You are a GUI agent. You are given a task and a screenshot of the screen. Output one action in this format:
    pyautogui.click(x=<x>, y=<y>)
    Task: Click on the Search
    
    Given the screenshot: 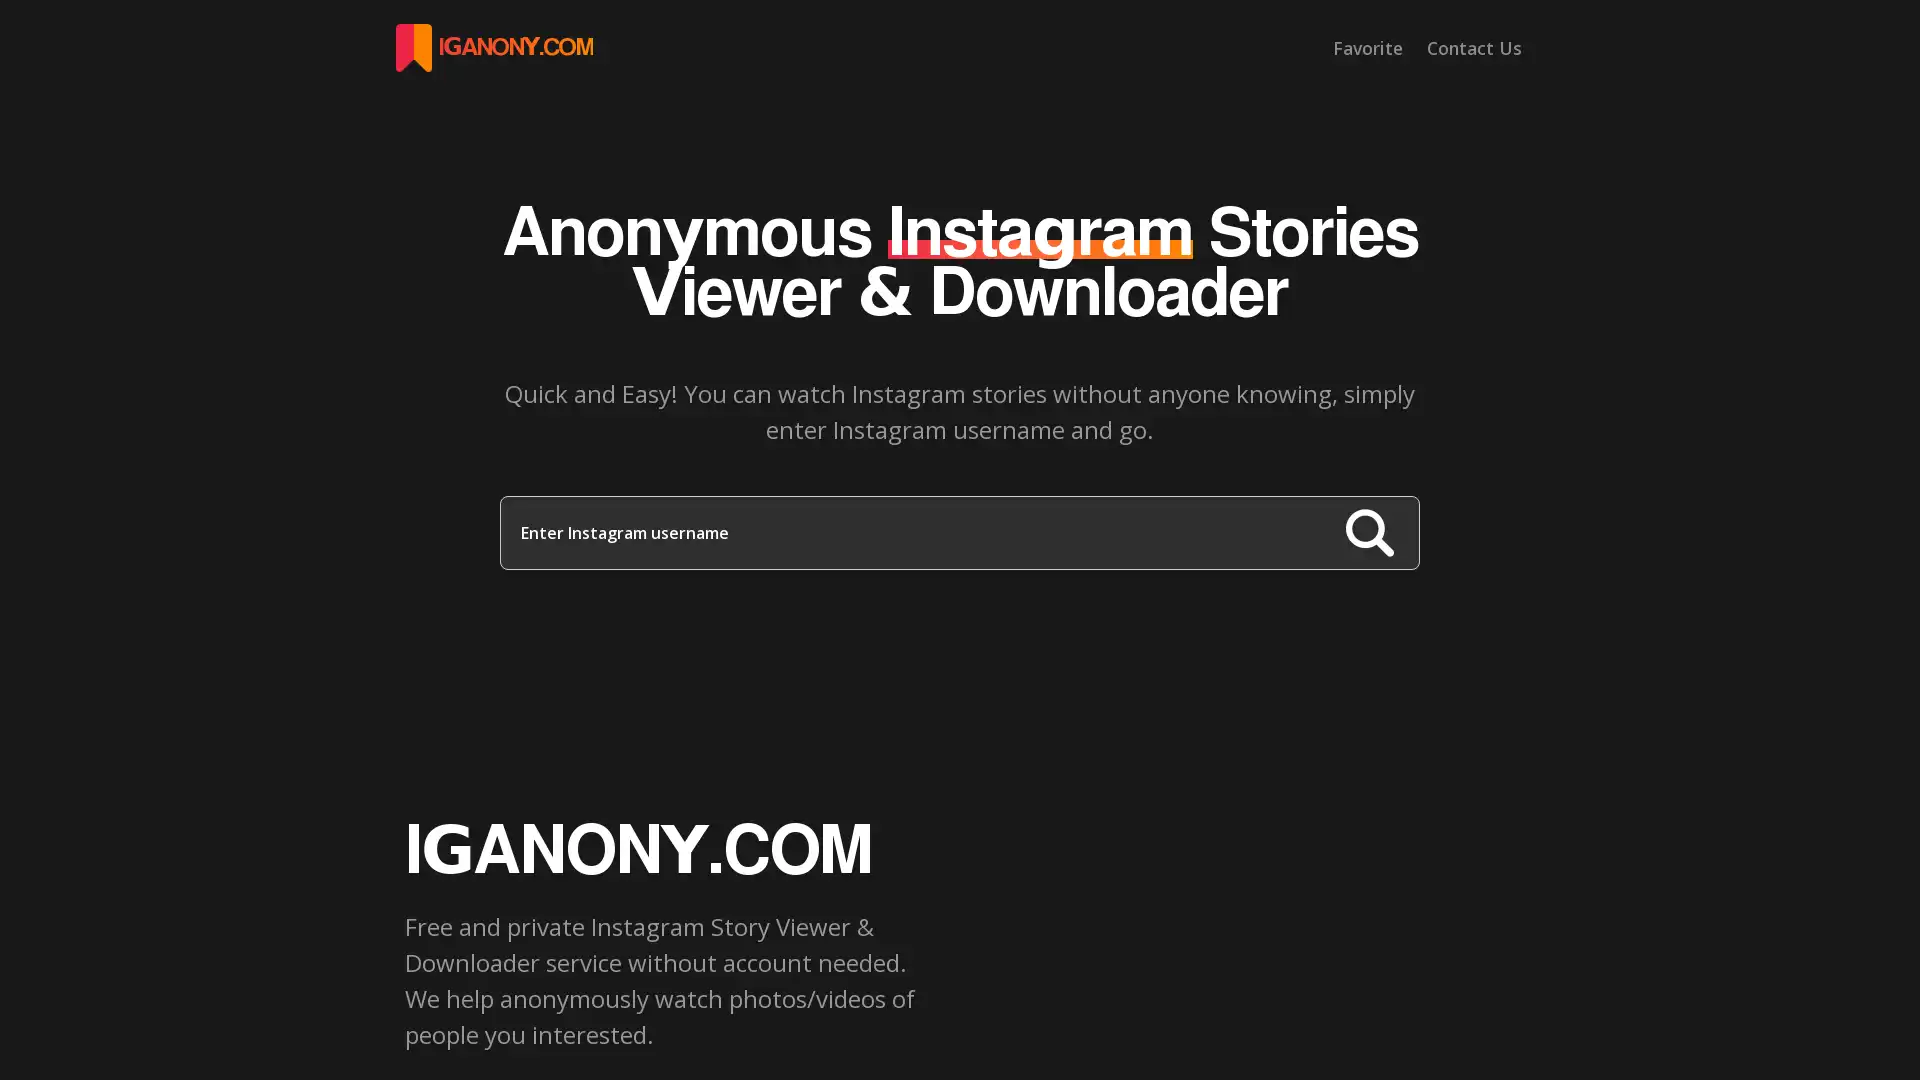 What is the action you would take?
    pyautogui.click(x=1368, y=531)
    